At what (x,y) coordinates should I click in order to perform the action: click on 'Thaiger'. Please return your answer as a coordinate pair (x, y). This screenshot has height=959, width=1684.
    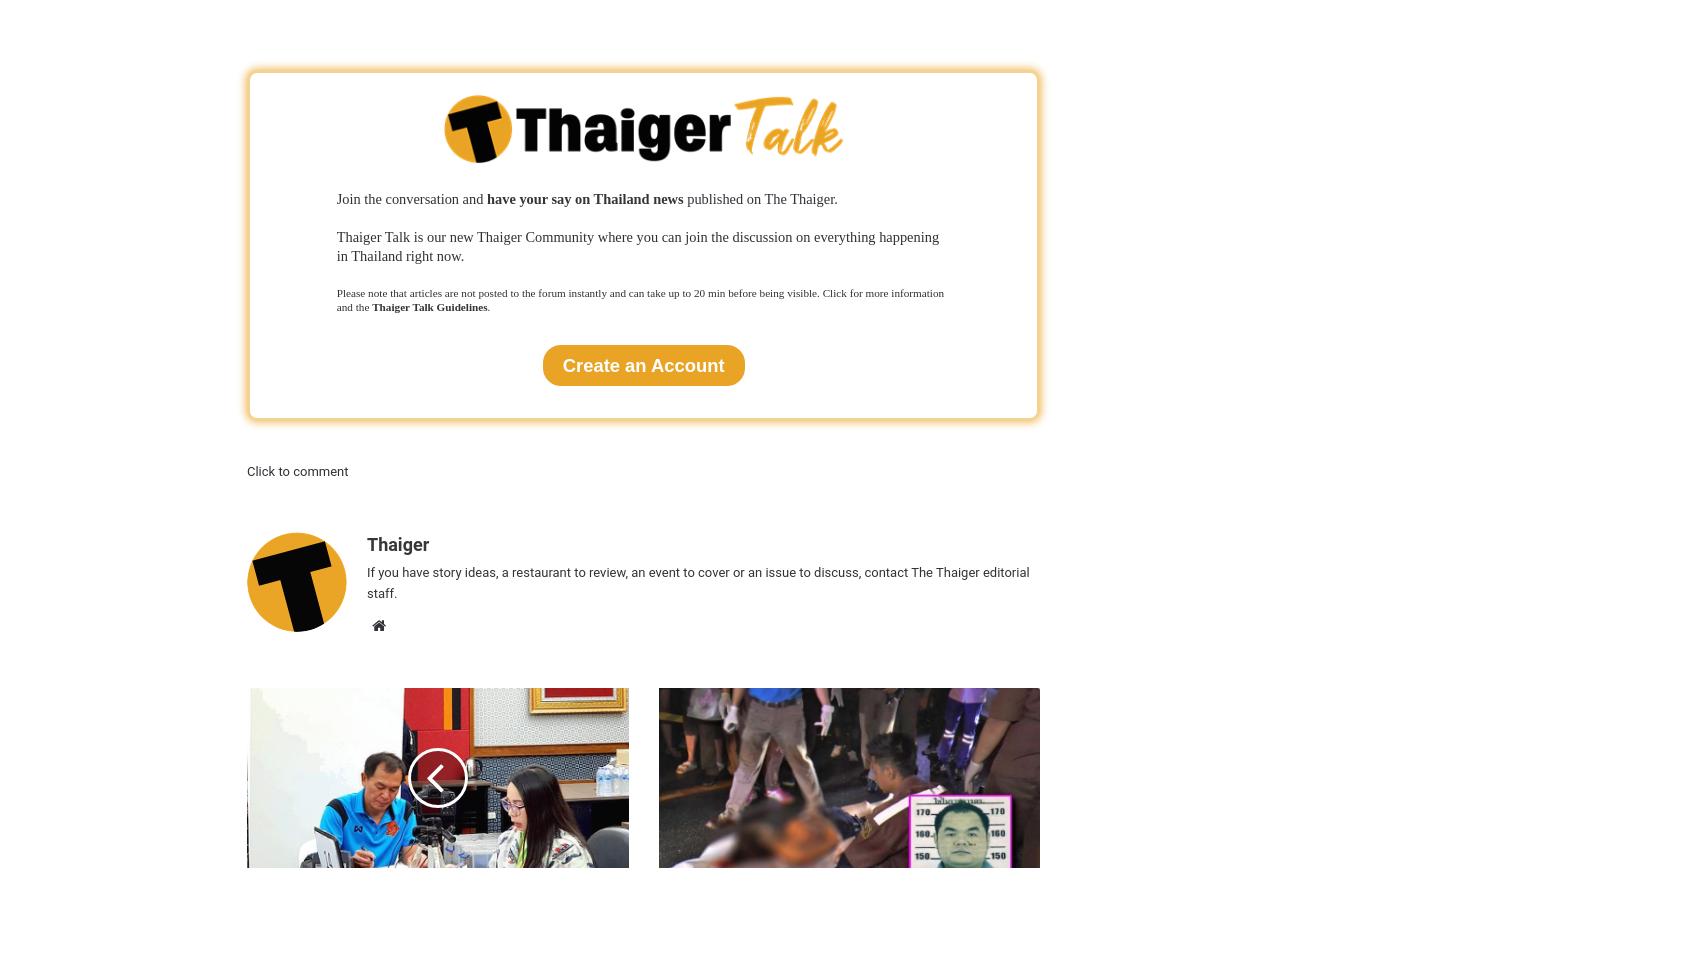
    Looking at the image, I should click on (397, 543).